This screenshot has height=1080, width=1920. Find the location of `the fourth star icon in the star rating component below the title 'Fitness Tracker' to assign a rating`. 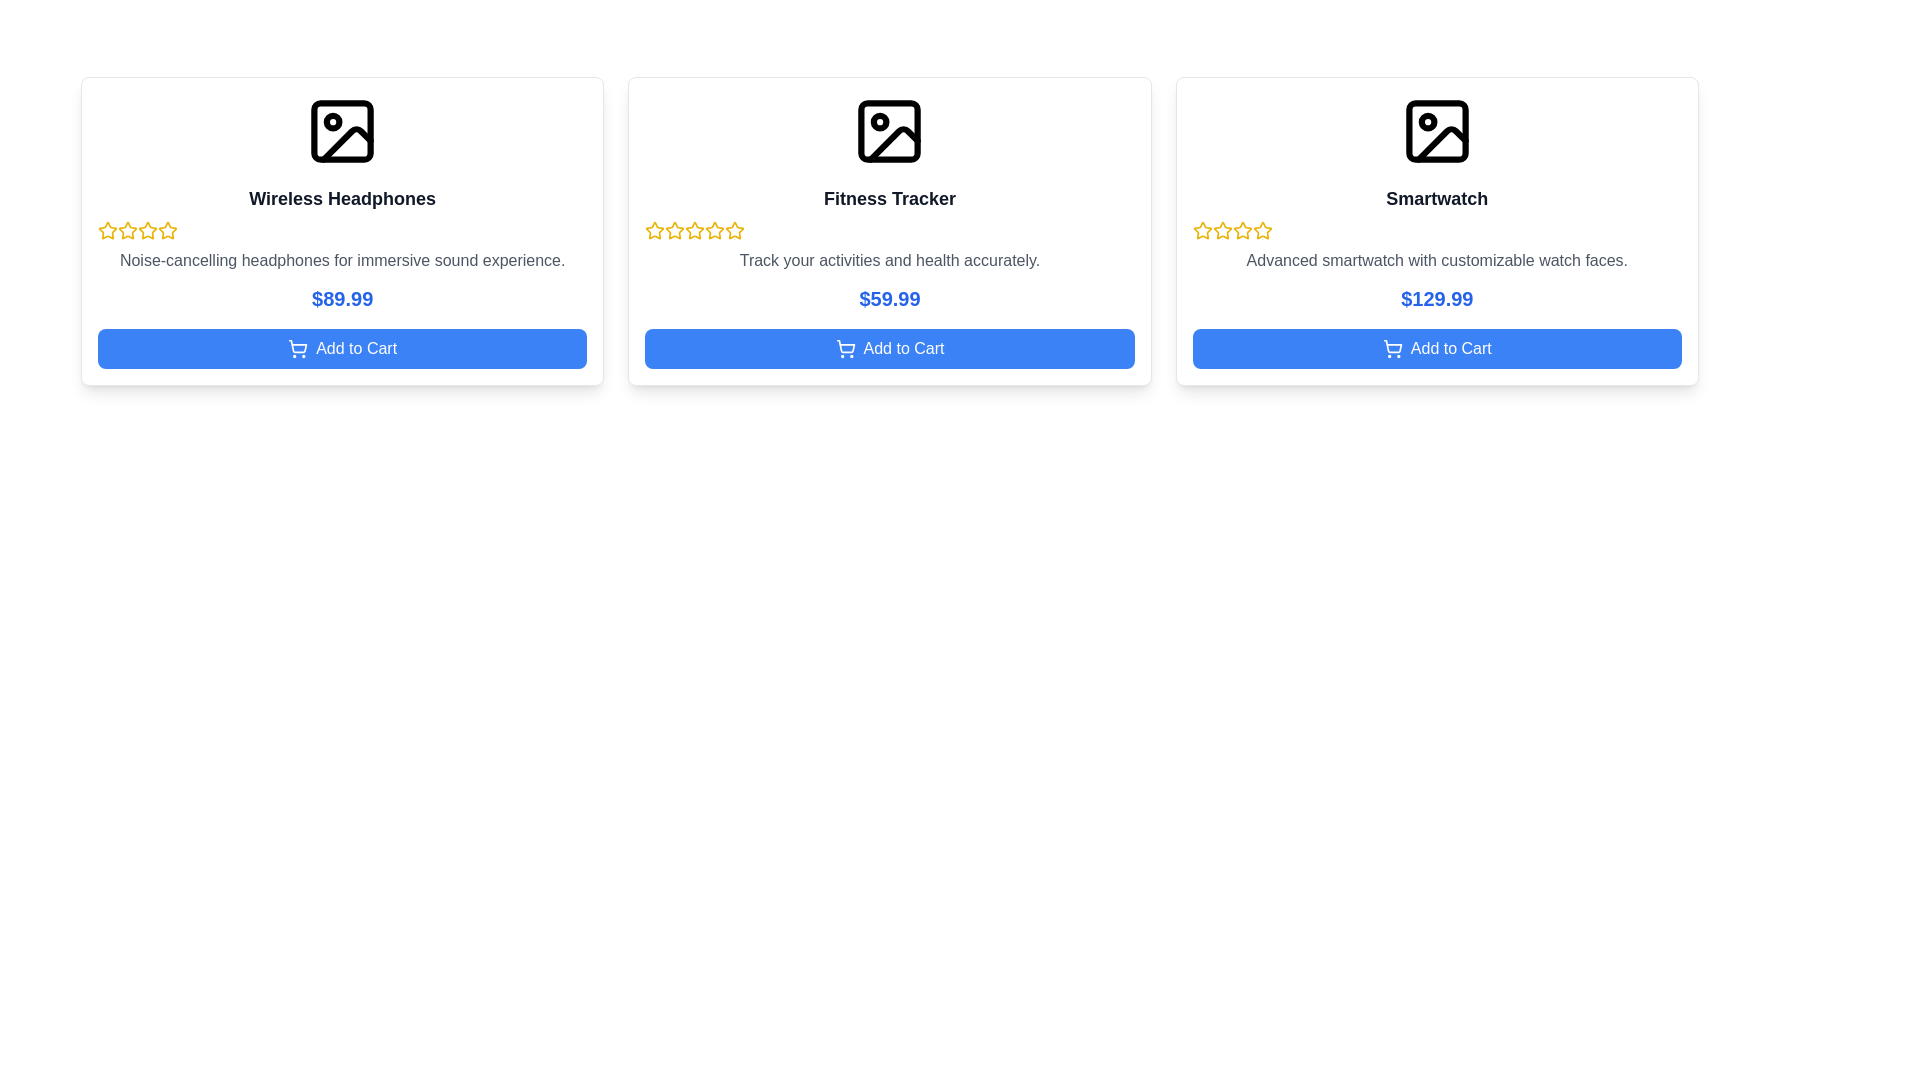

the fourth star icon in the star rating component below the title 'Fitness Tracker' to assign a rating is located at coordinates (715, 230).